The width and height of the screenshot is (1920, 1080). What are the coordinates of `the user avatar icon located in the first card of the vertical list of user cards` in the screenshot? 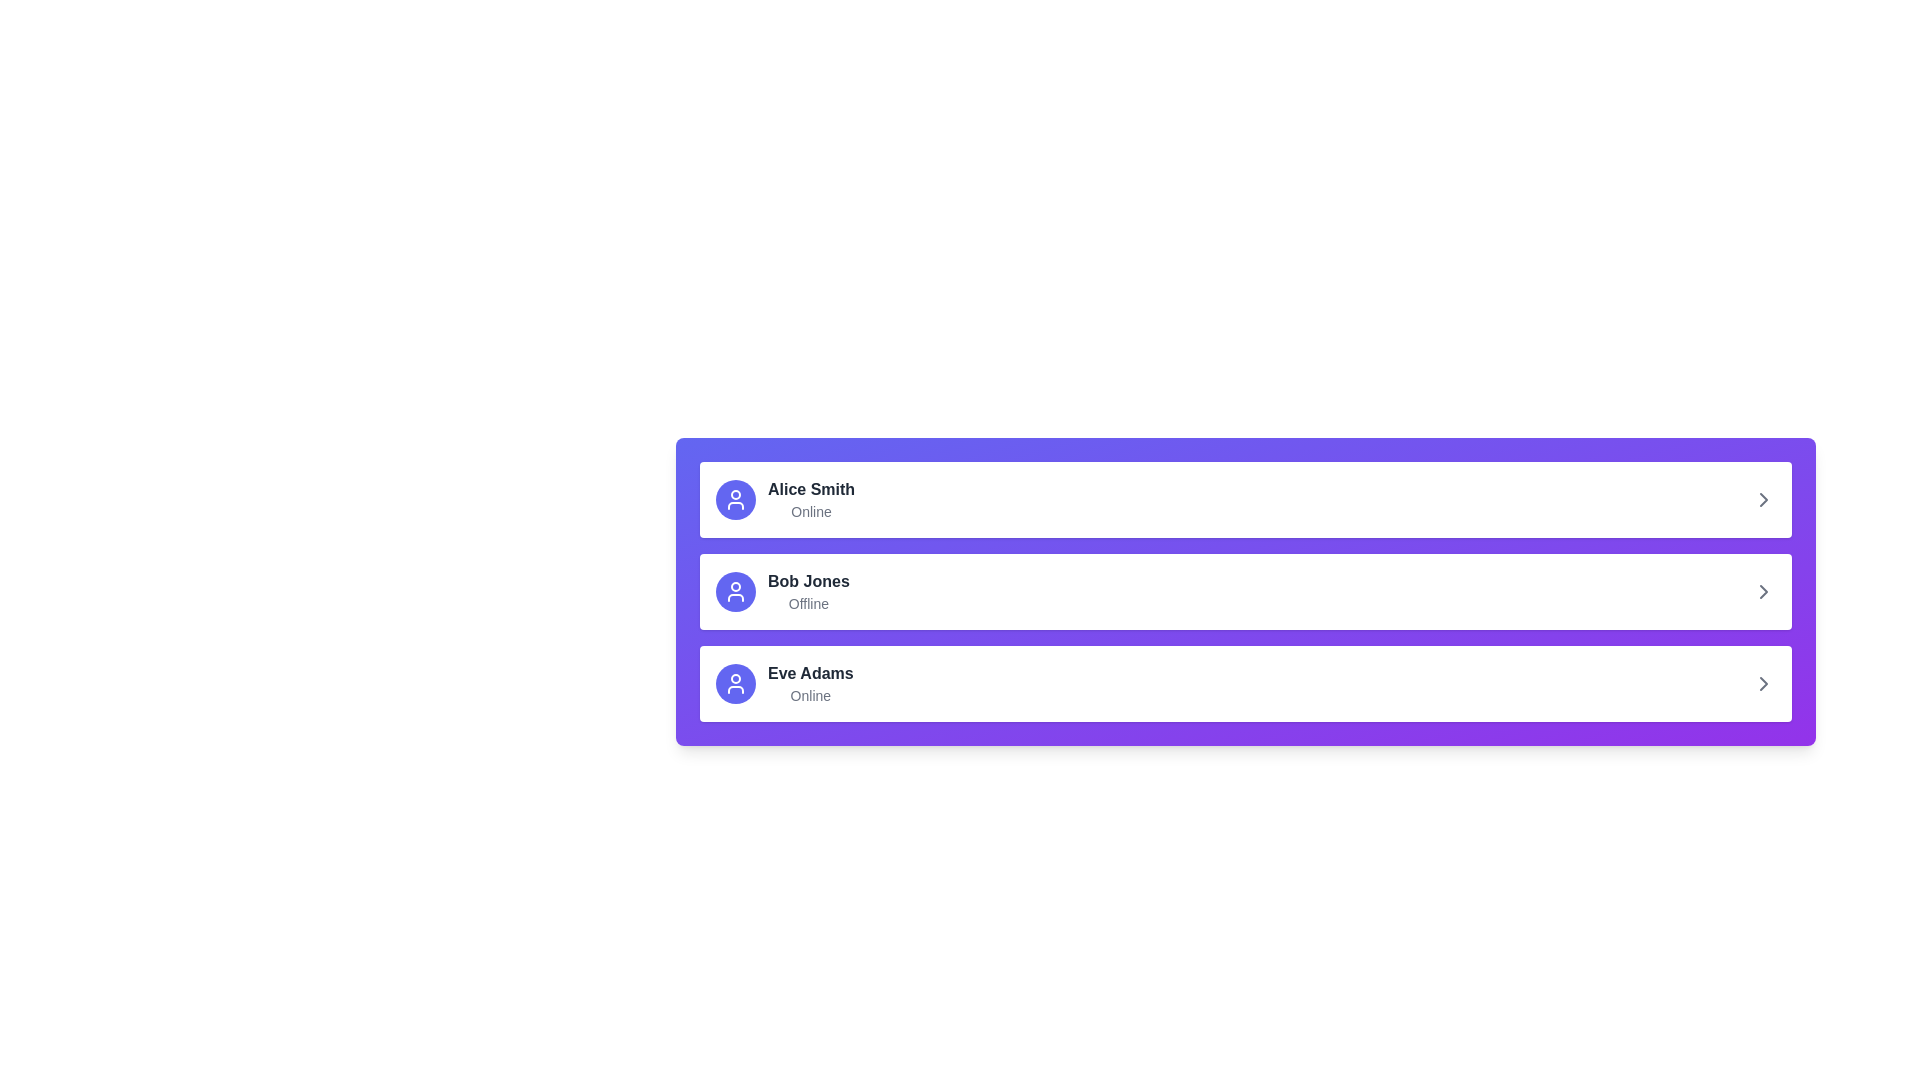 It's located at (734, 499).